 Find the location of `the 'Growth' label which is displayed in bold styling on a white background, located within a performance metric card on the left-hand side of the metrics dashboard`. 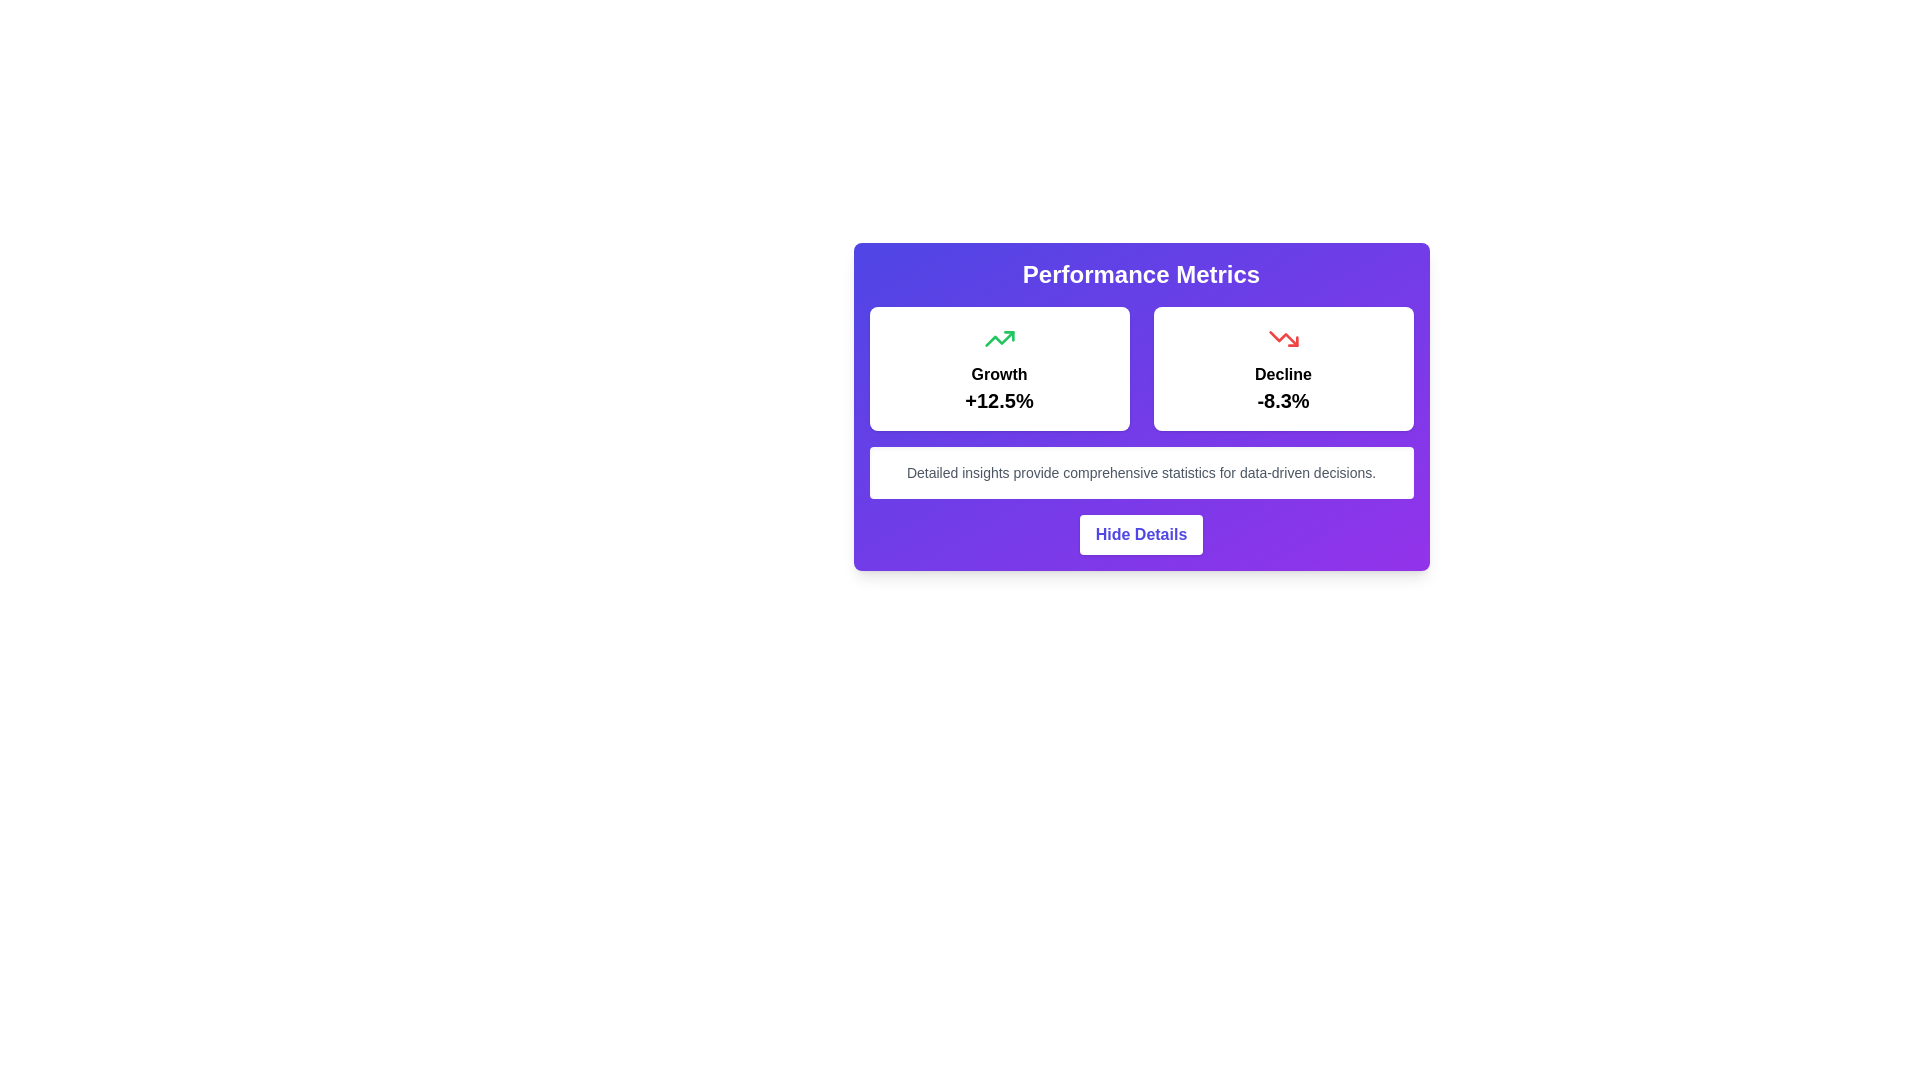

the 'Growth' label which is displayed in bold styling on a white background, located within a performance metric card on the left-hand side of the metrics dashboard is located at coordinates (999, 374).